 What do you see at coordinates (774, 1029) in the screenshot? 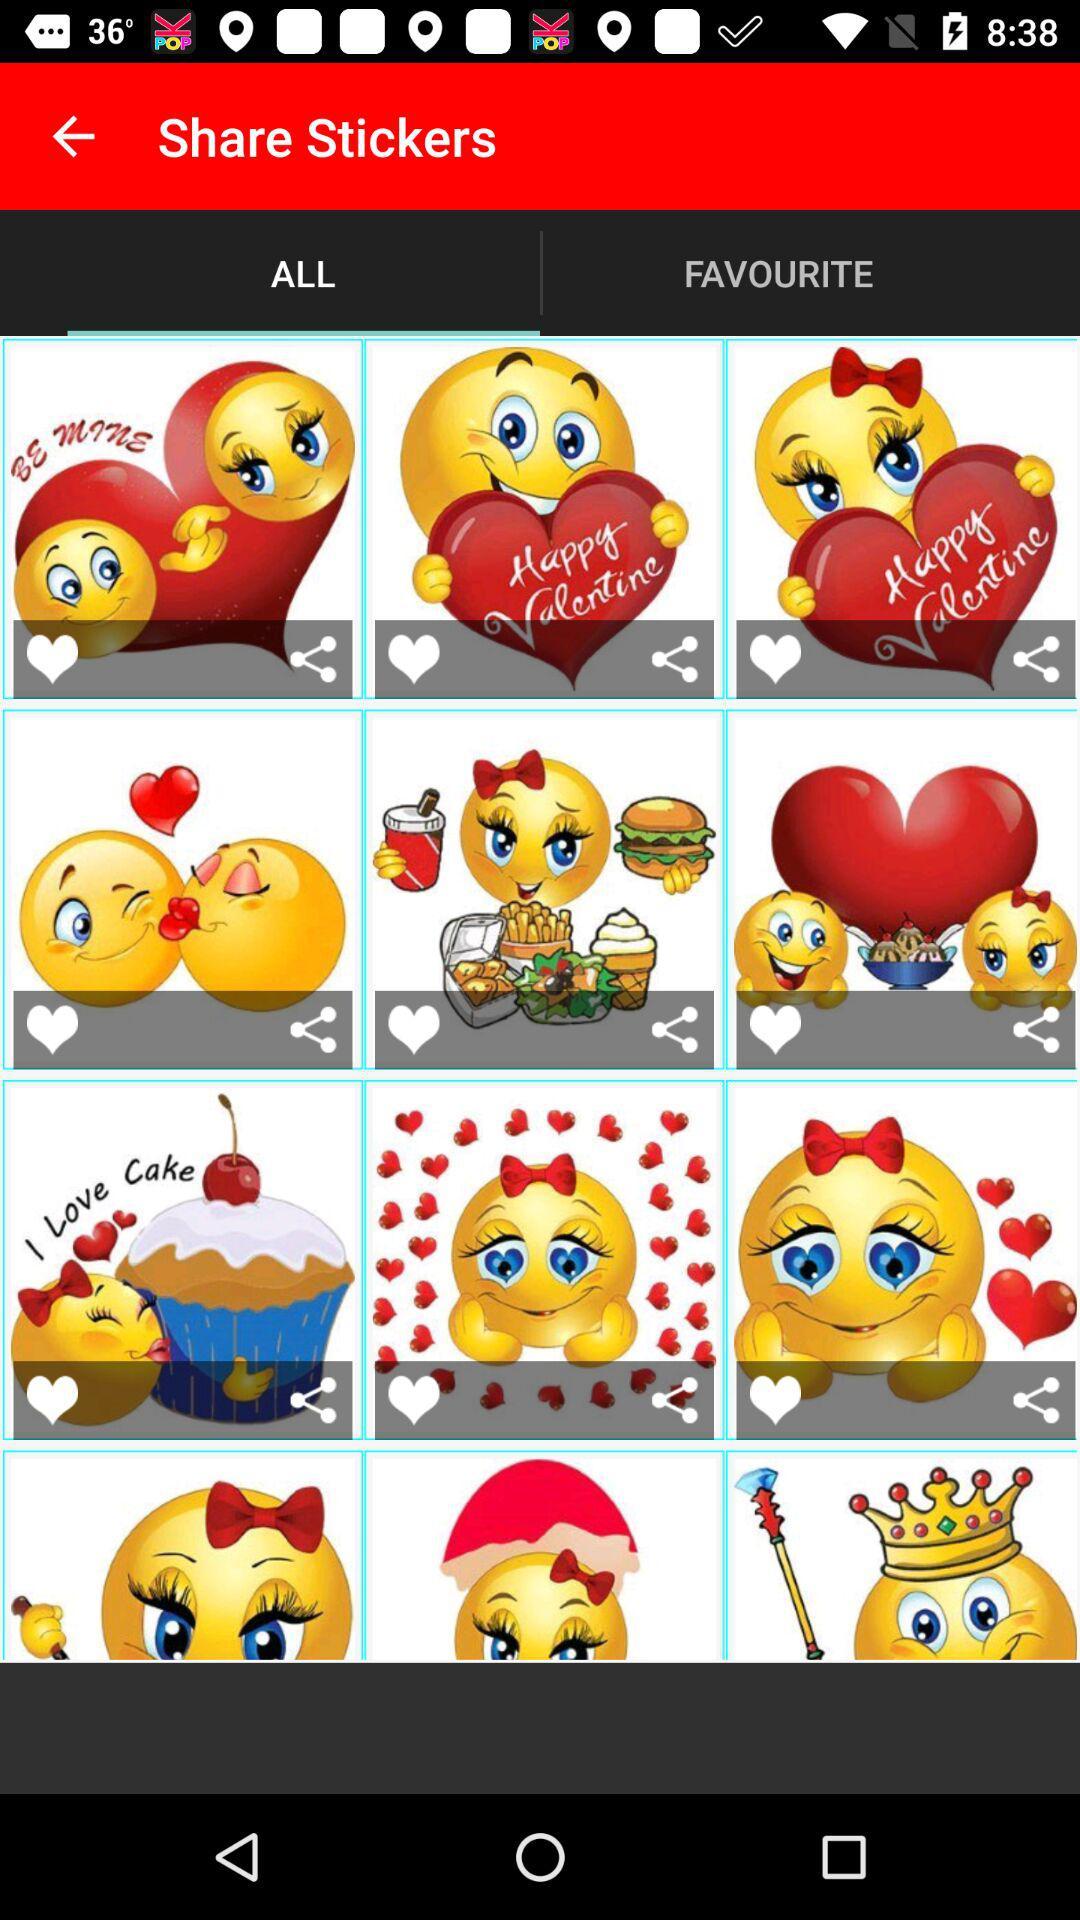
I see `love this sticker` at bounding box center [774, 1029].